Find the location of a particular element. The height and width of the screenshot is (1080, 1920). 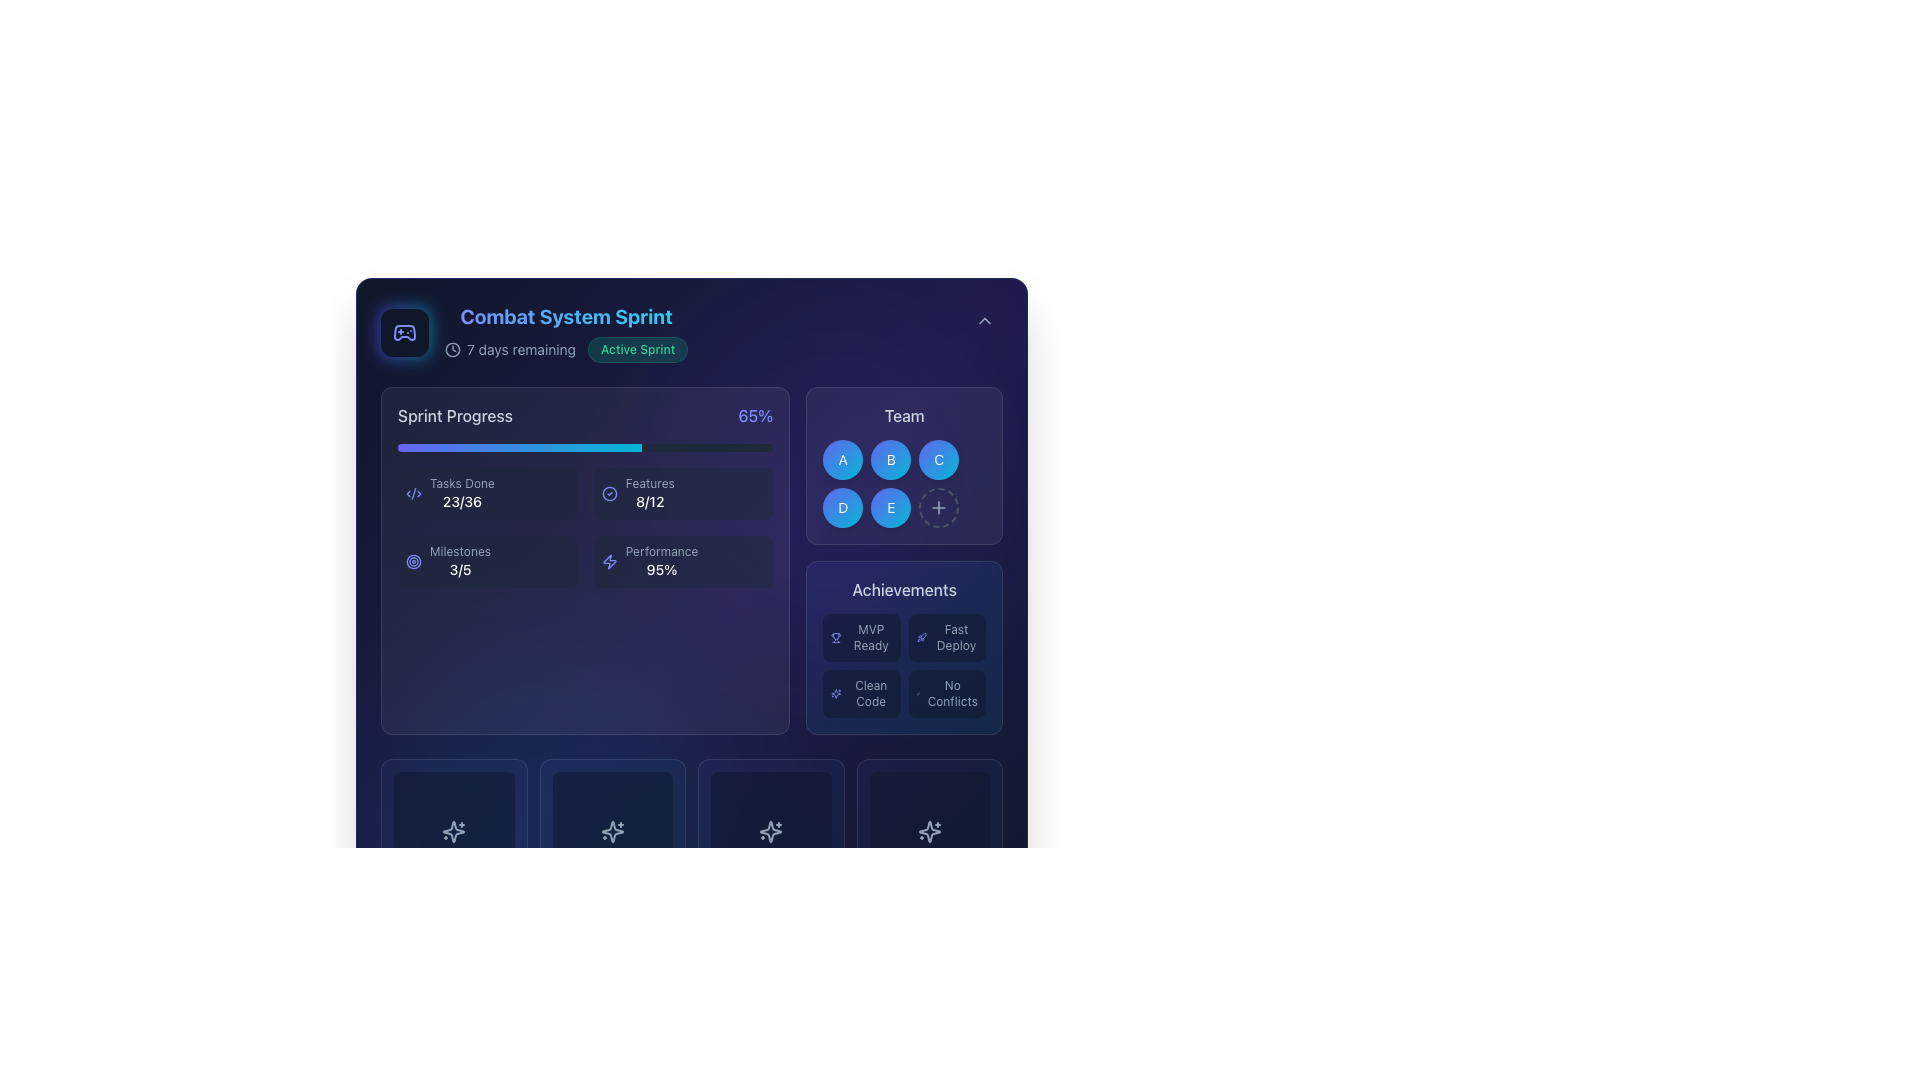

the button located on the right-hand side of the interface within the 'Team' section is located at coordinates (938, 507).